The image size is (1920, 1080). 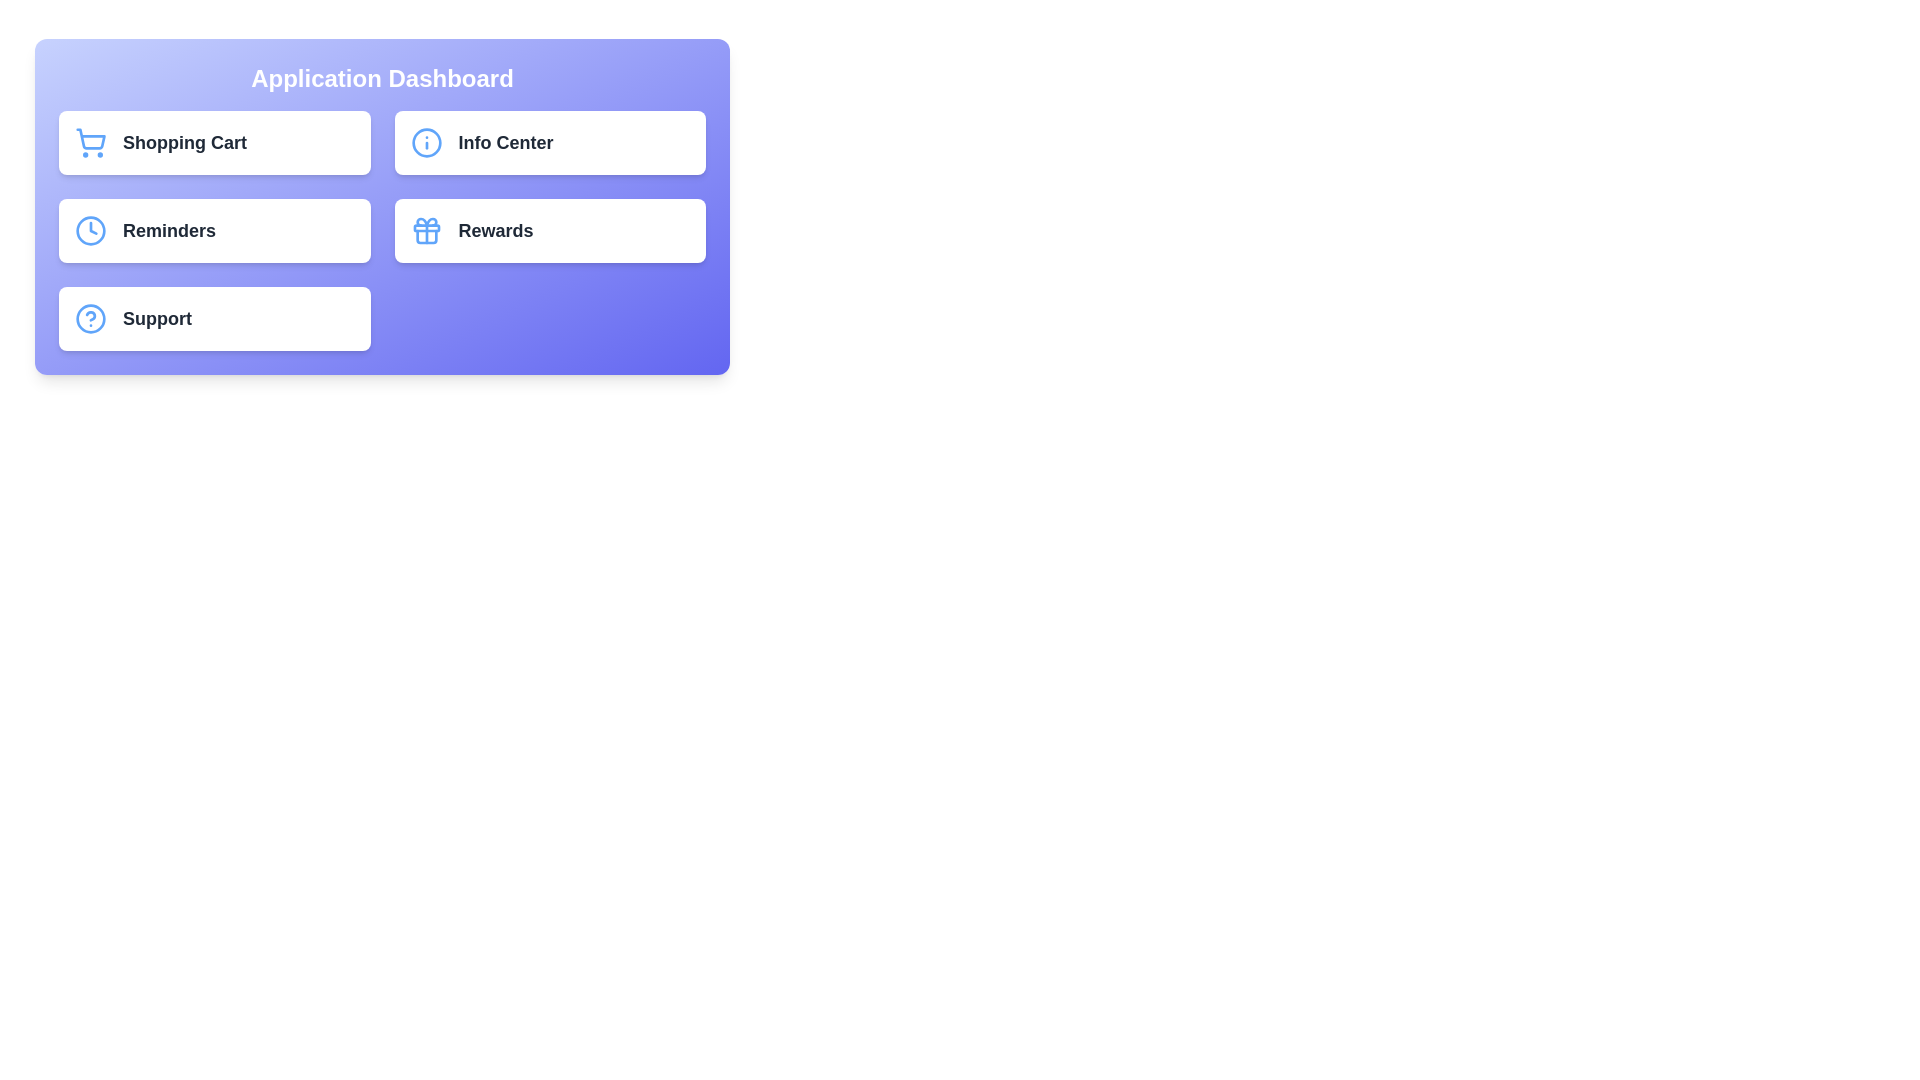 I want to click on the decorative graphic element resembling a gift ribbon or bow that enhances the visual attractiveness of the 'Rewards' button, positioned near the top area of the icon, so click(x=425, y=222).